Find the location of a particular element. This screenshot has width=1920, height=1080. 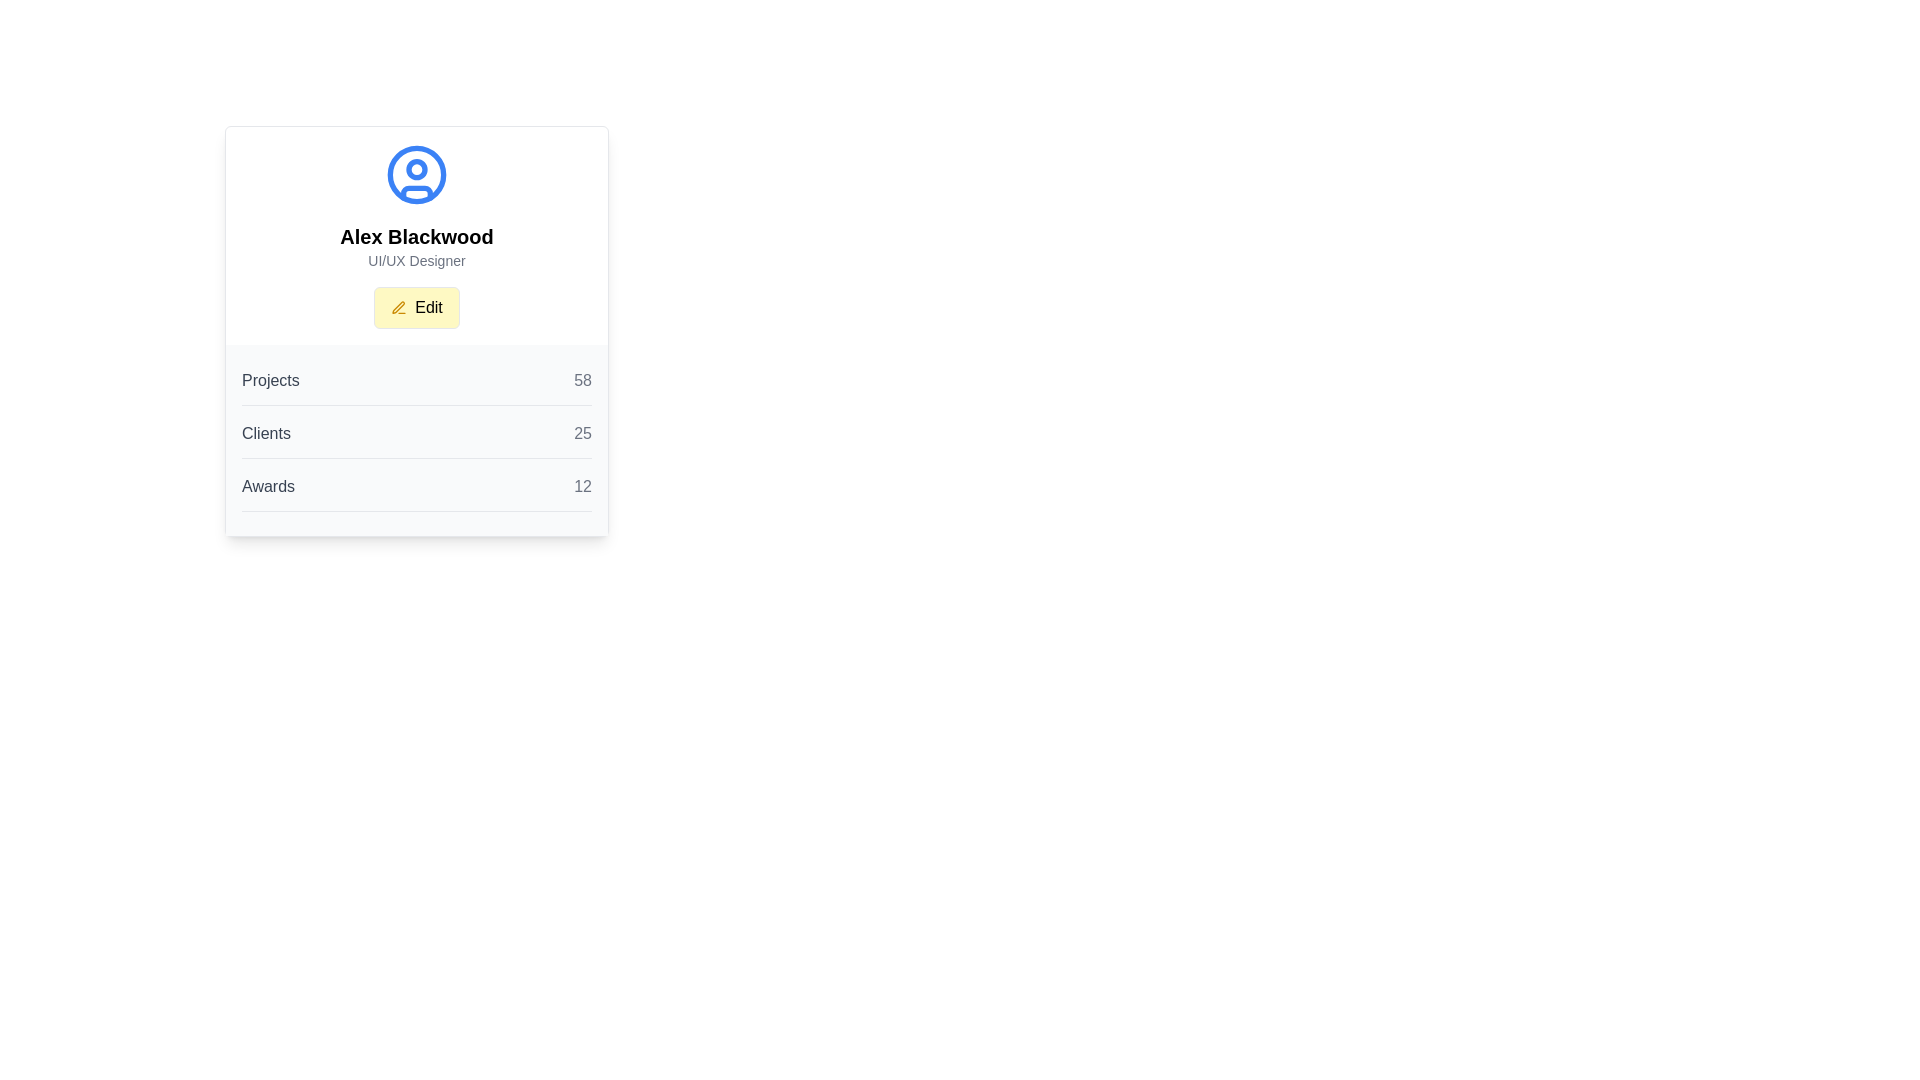

displayed data from the labeled data row showing the key performance indicator for 'Awards' with the value '12' is located at coordinates (416, 493).